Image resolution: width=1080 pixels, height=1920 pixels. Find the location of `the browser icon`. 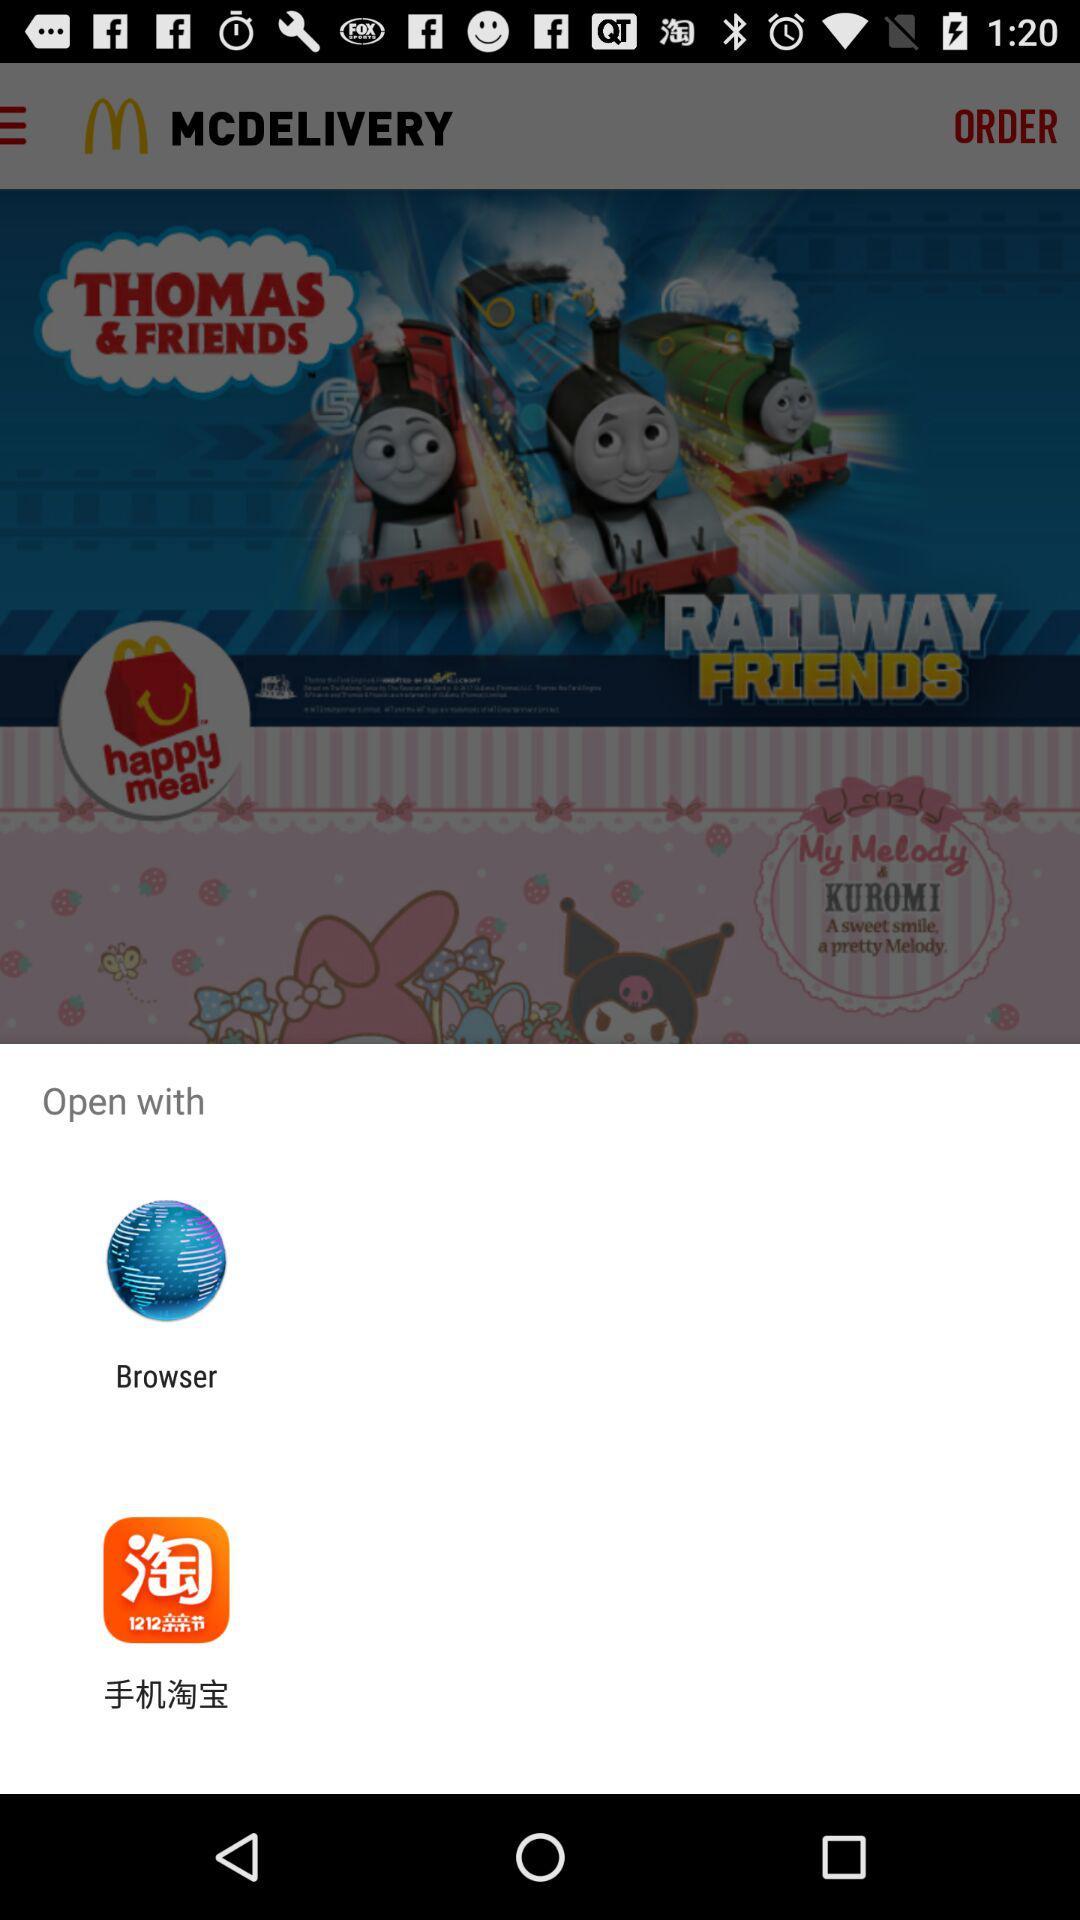

the browser icon is located at coordinates (165, 1392).